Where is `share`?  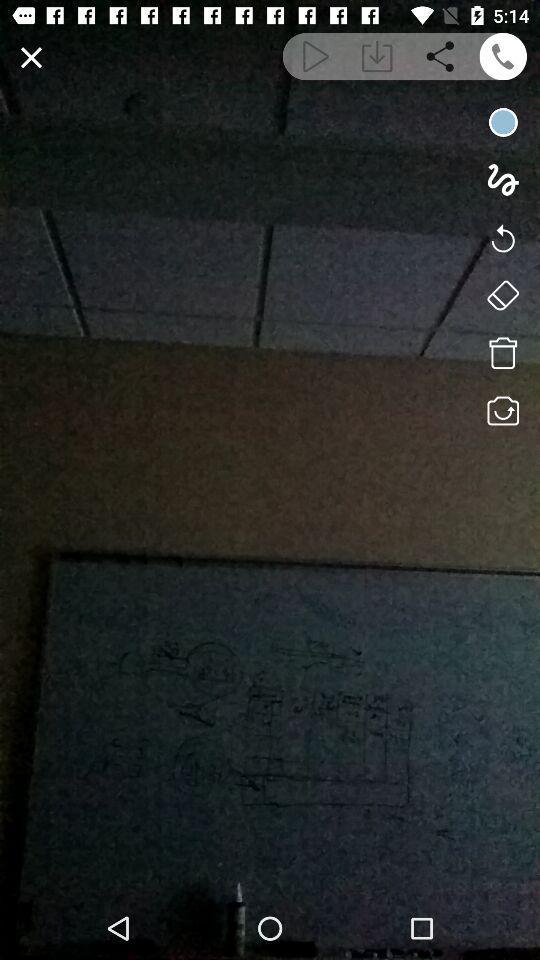 share is located at coordinates (440, 55).